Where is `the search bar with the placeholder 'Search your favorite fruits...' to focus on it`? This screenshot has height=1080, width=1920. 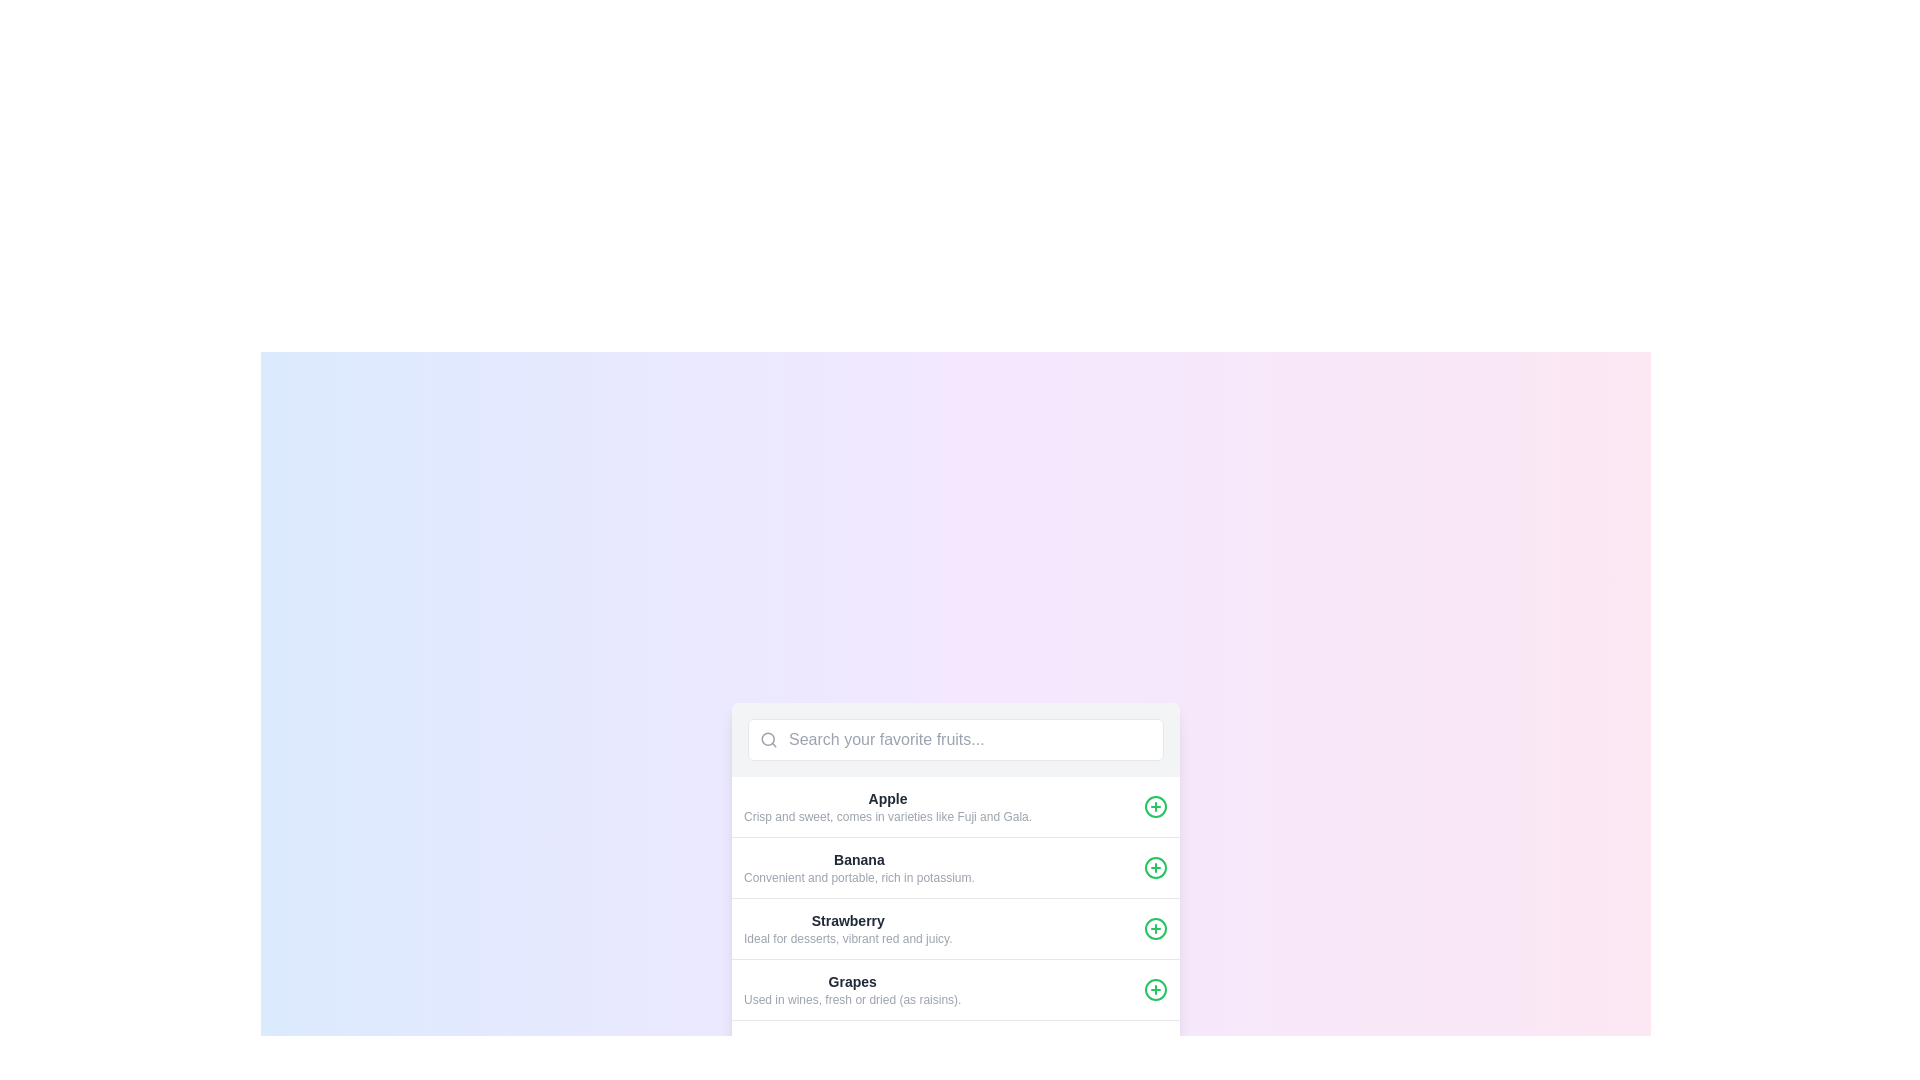 the search bar with the placeholder 'Search your favorite fruits...' to focus on it is located at coordinates (954, 740).